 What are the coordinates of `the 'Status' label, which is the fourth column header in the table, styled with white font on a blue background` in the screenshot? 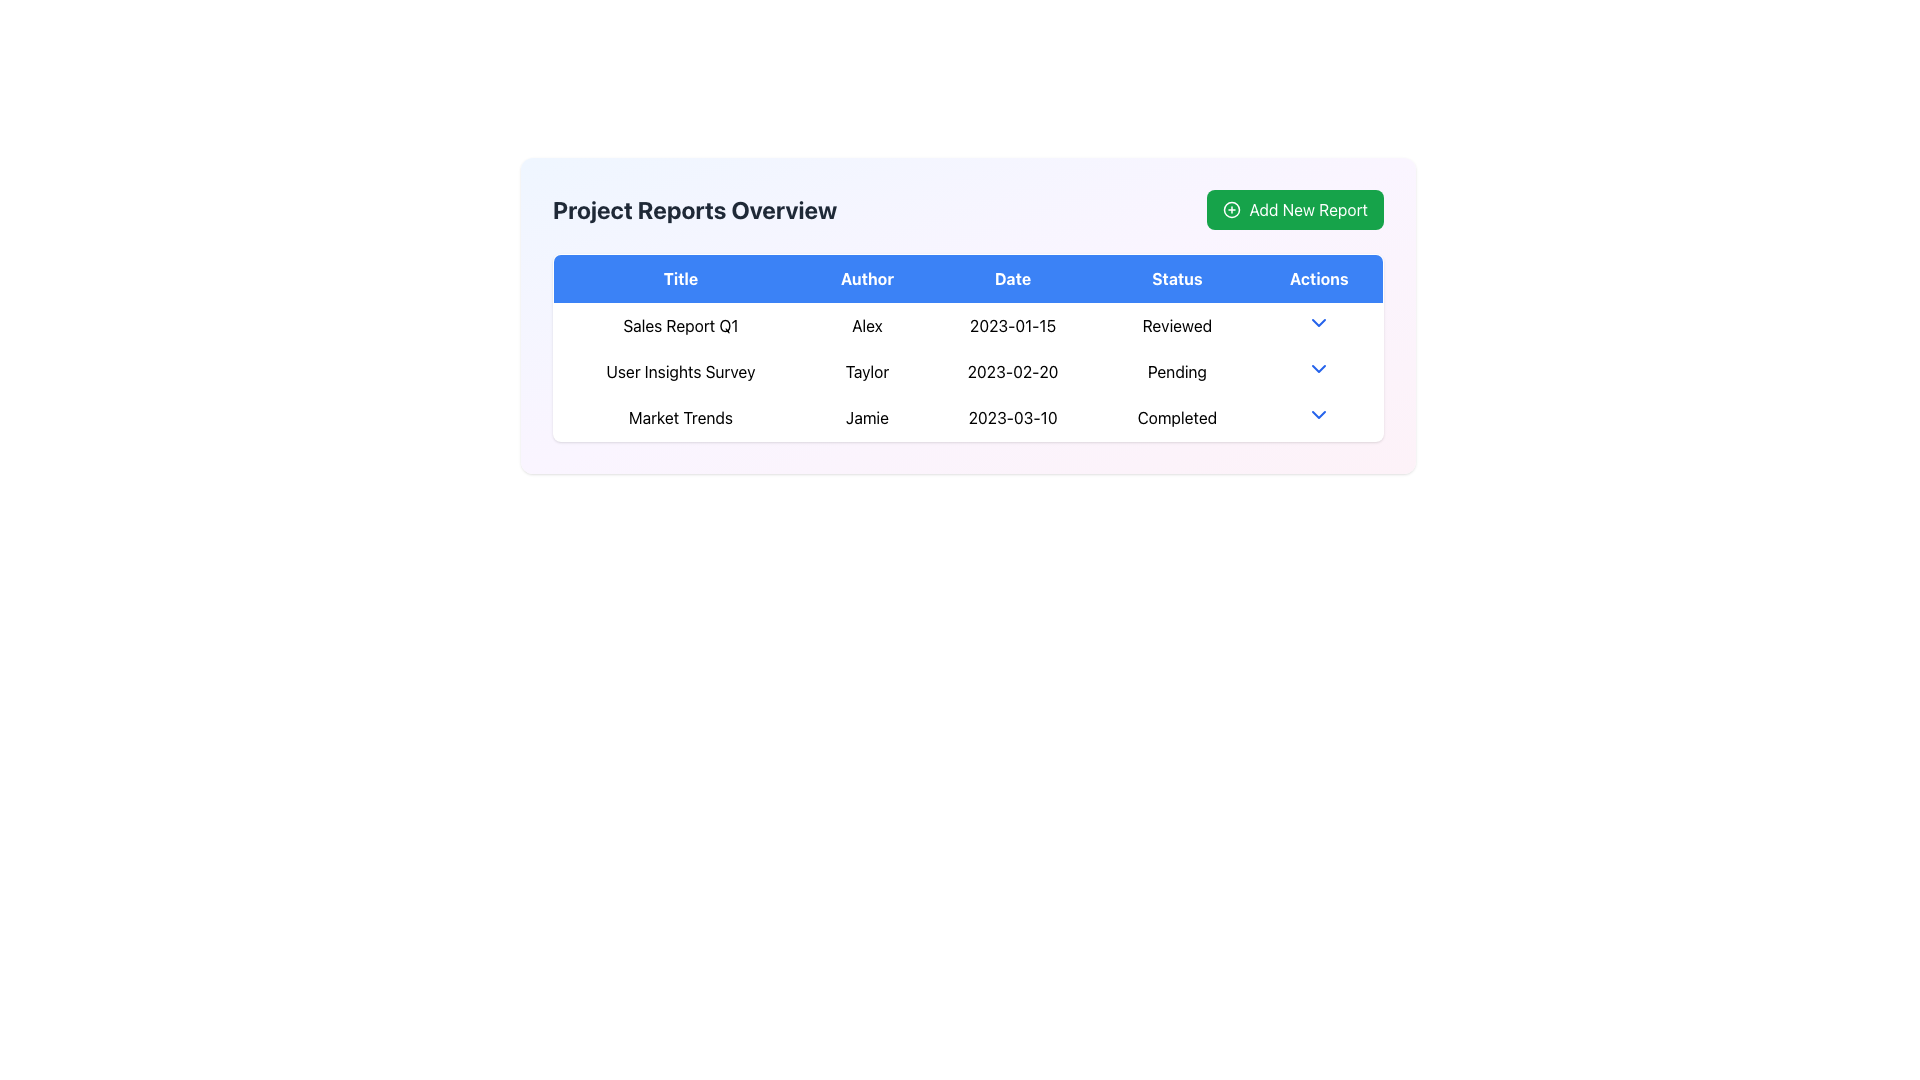 It's located at (1177, 278).